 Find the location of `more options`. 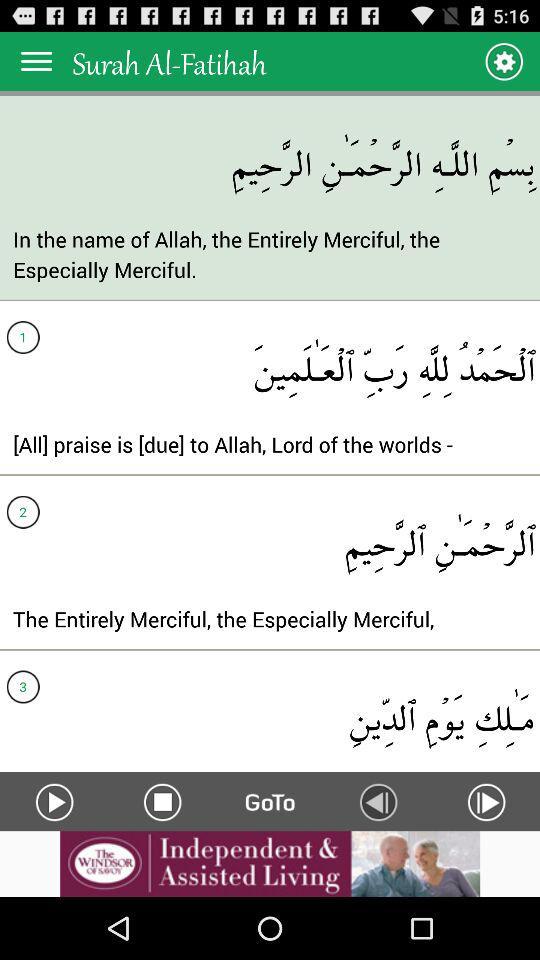

more options is located at coordinates (36, 61).